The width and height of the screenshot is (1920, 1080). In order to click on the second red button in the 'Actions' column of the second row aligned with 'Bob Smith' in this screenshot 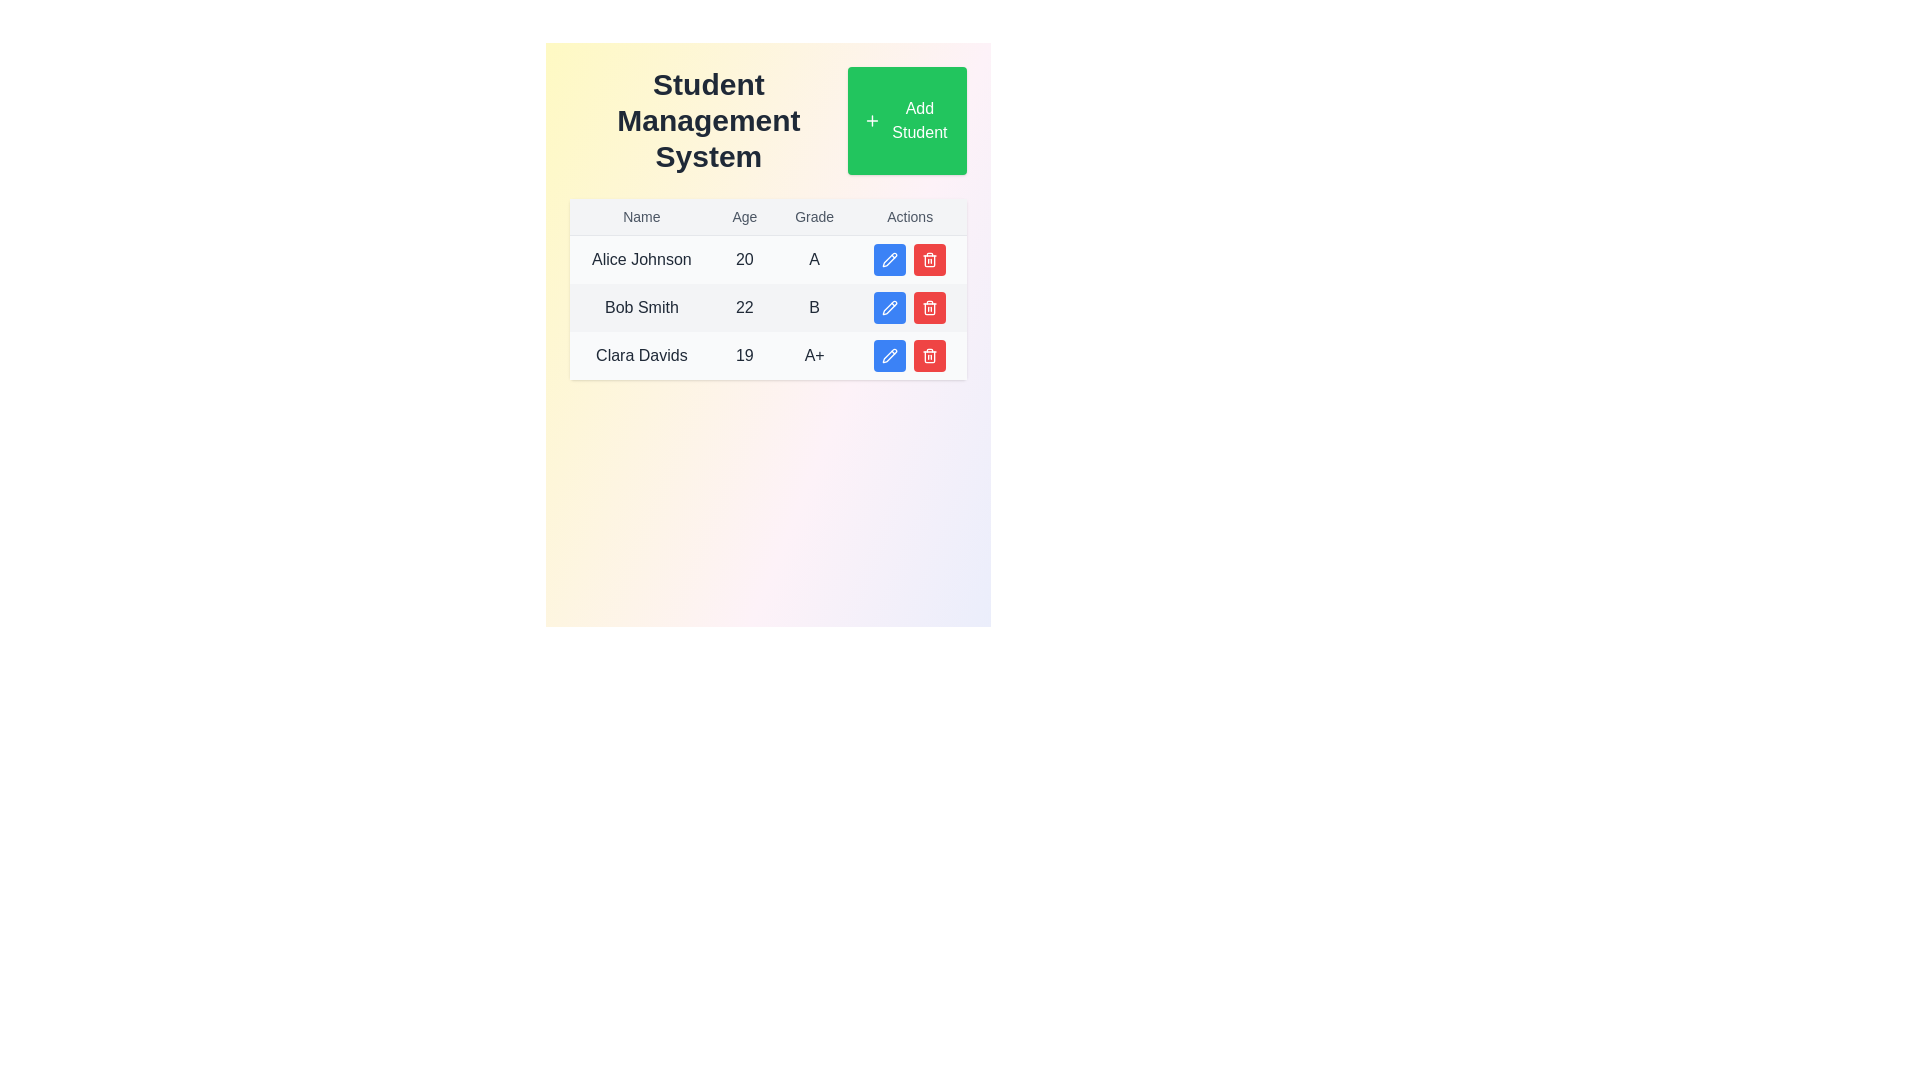, I will do `click(929, 308)`.